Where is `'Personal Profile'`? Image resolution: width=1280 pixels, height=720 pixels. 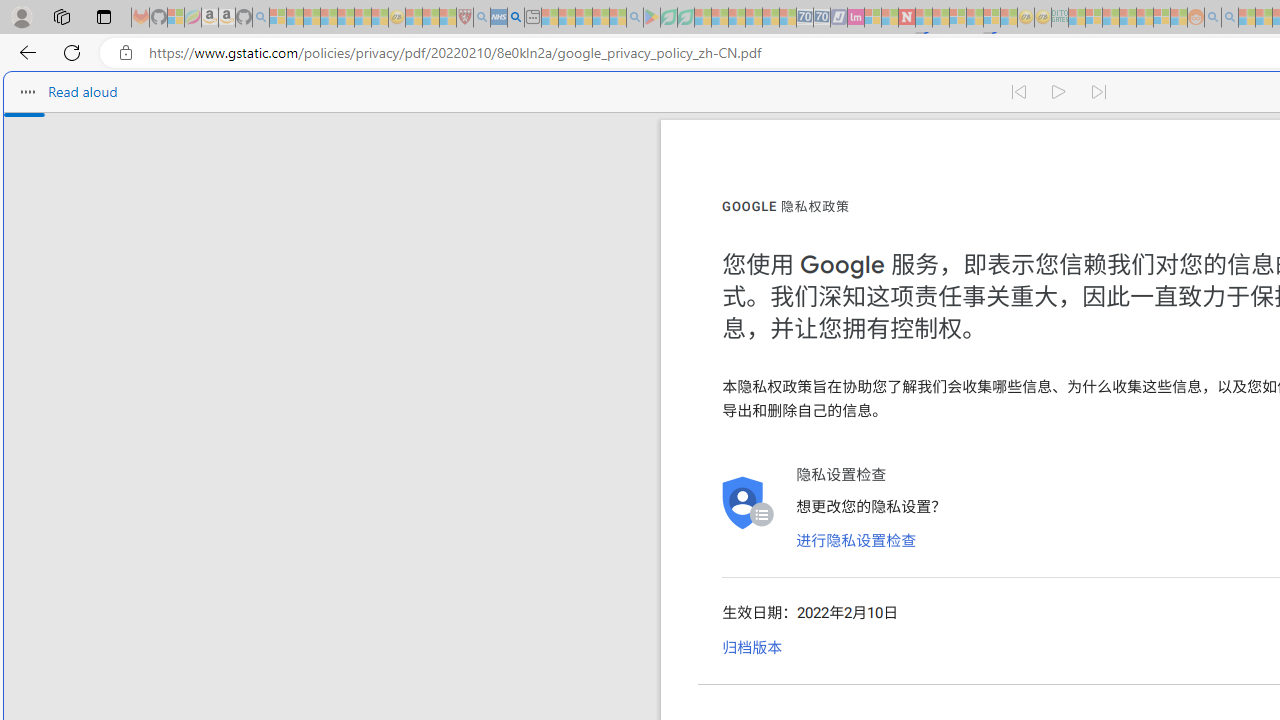 'Personal Profile' is located at coordinates (21, 16).